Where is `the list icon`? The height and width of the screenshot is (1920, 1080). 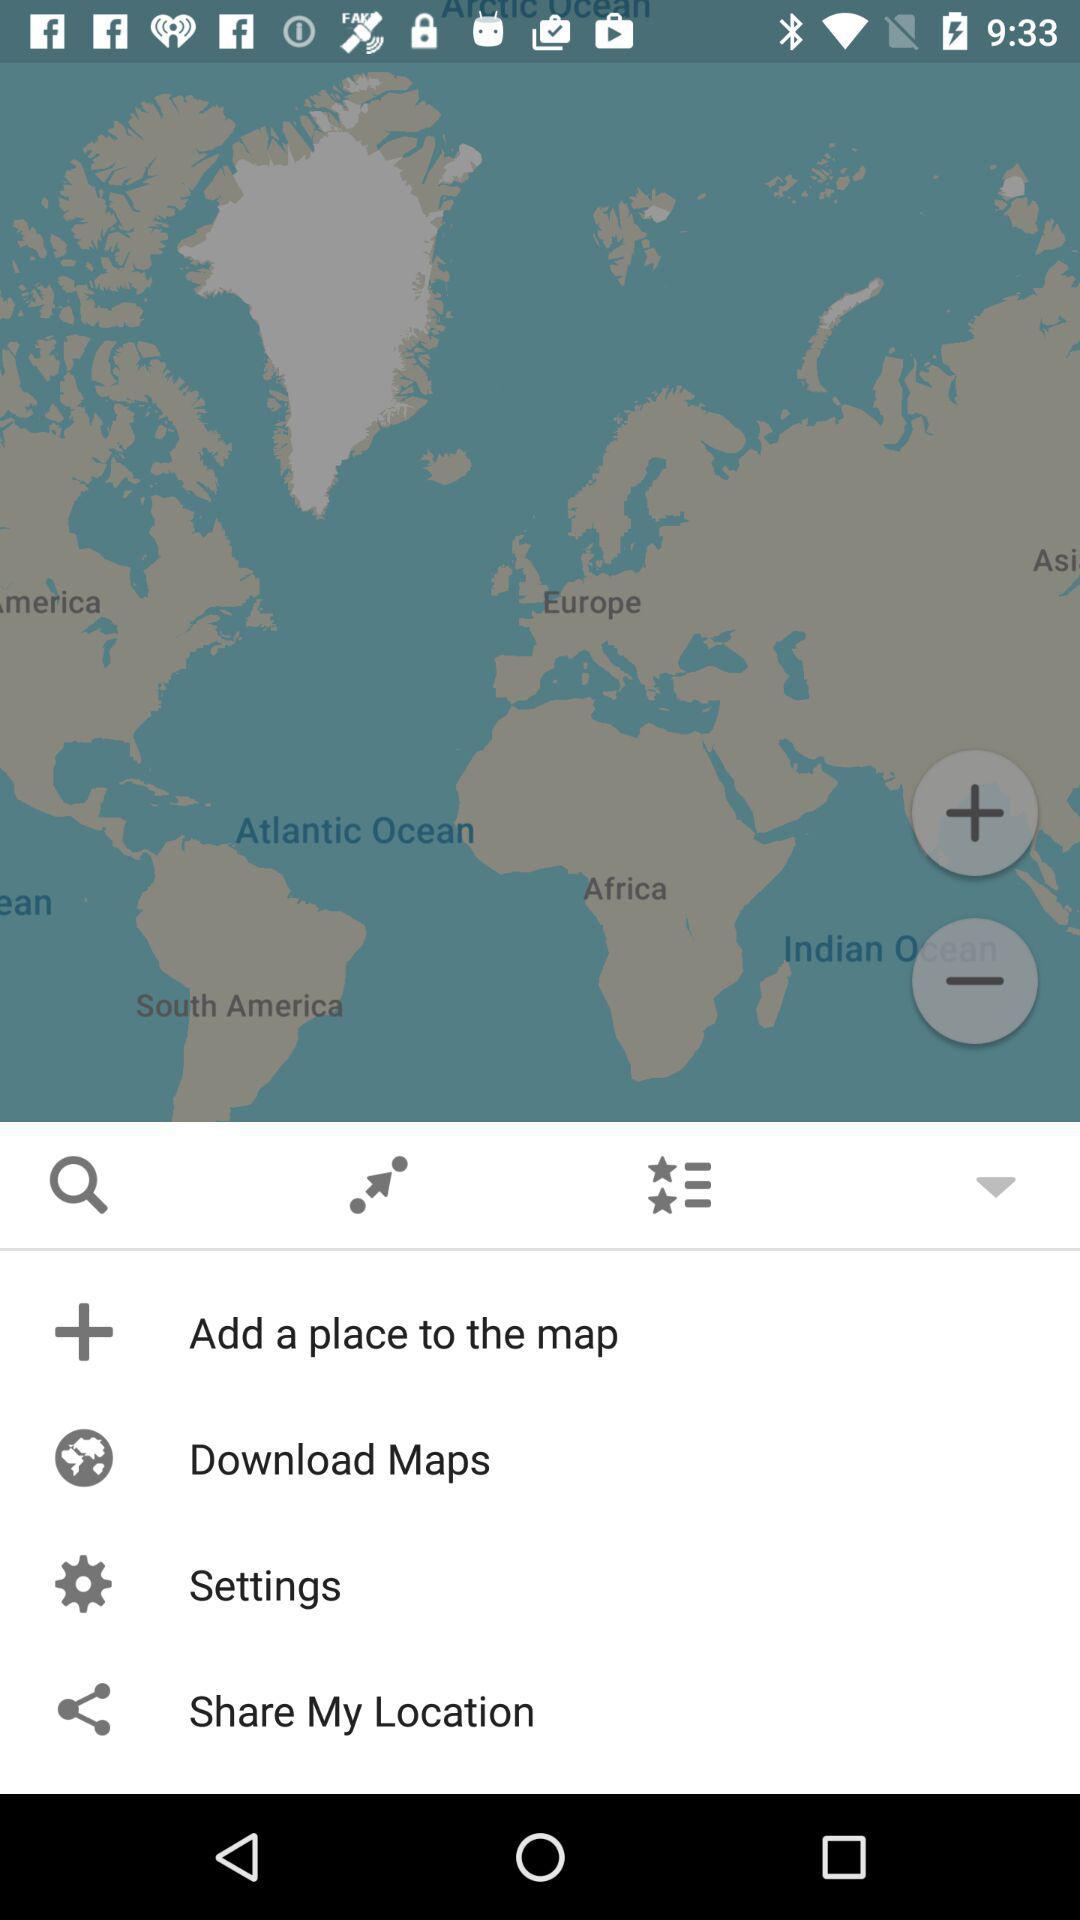
the list icon is located at coordinates (678, 1185).